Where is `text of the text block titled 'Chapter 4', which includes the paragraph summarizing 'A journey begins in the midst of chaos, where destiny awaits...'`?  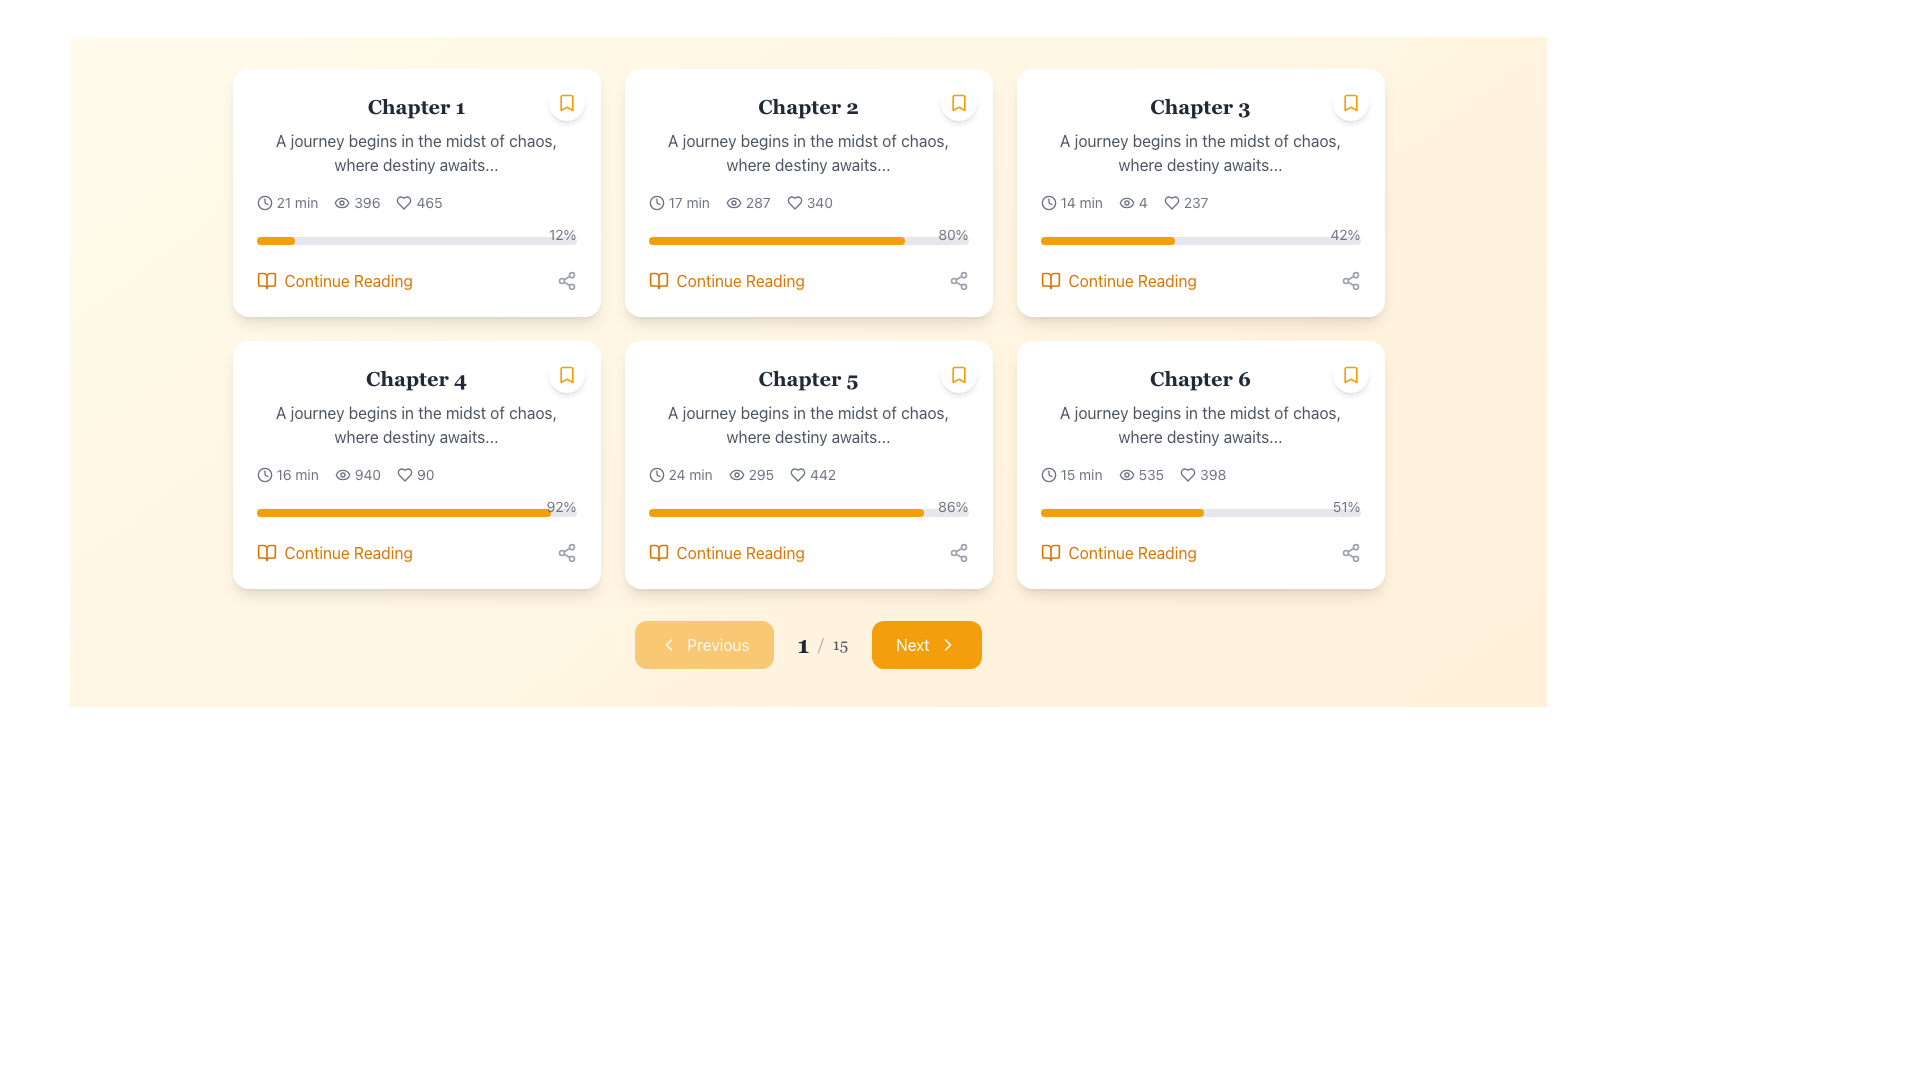 text of the text block titled 'Chapter 4', which includes the paragraph summarizing 'A journey begins in the midst of chaos, where destiny awaits...' is located at coordinates (415, 406).